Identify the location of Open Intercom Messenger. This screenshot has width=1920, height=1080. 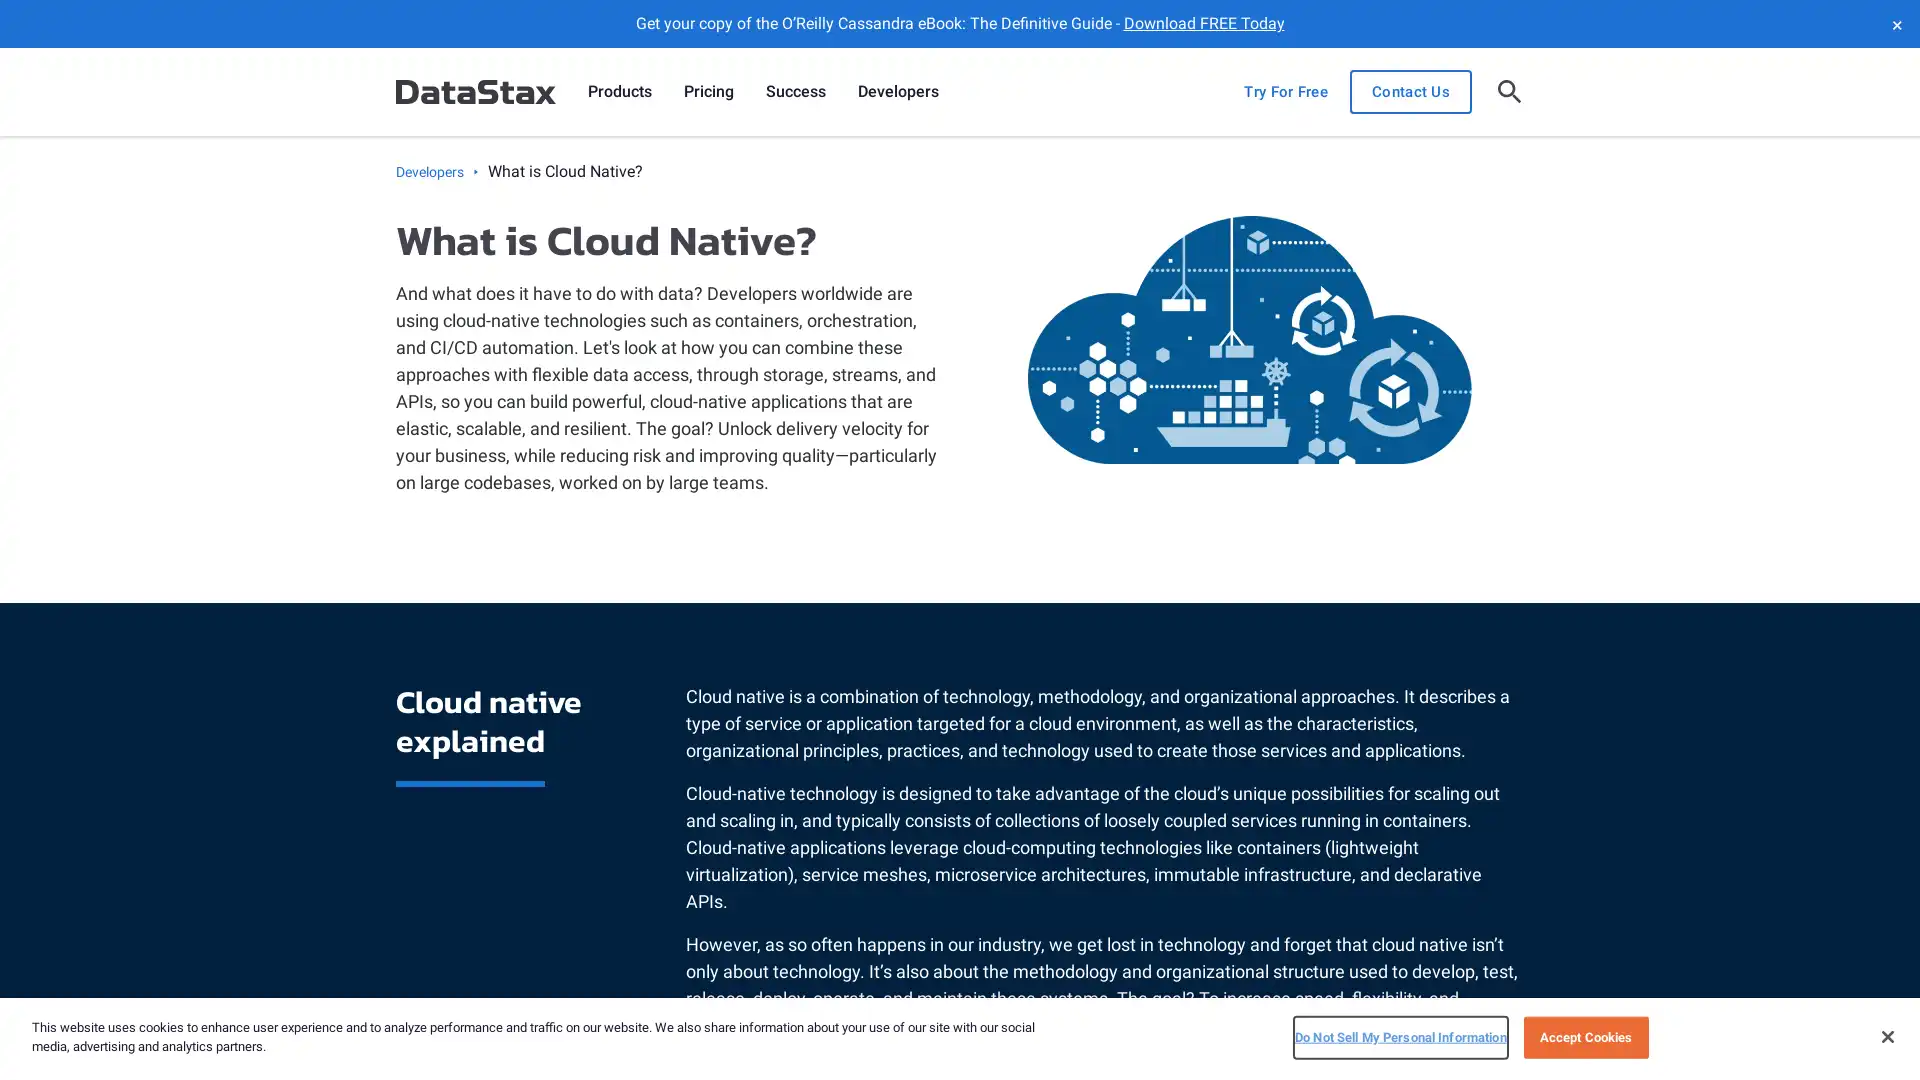
(1869, 1029).